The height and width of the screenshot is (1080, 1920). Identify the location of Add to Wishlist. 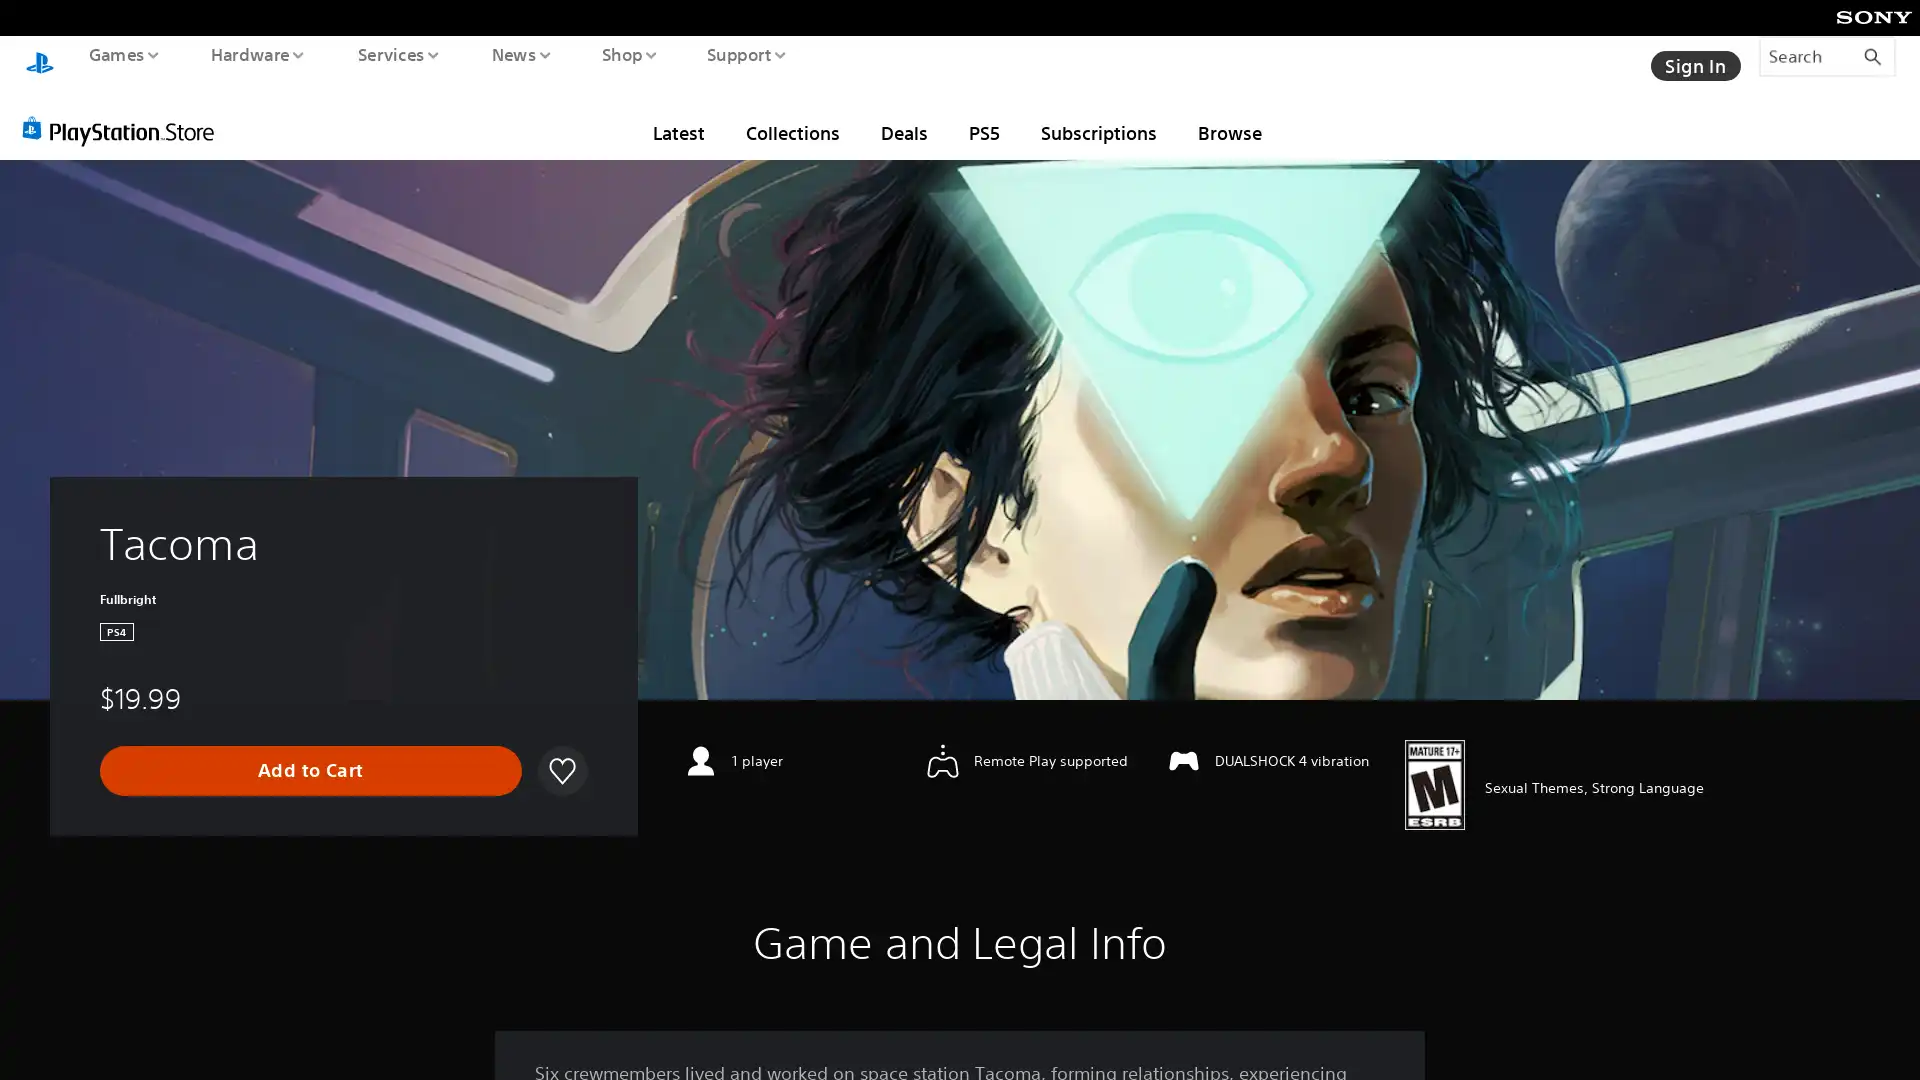
(560, 751).